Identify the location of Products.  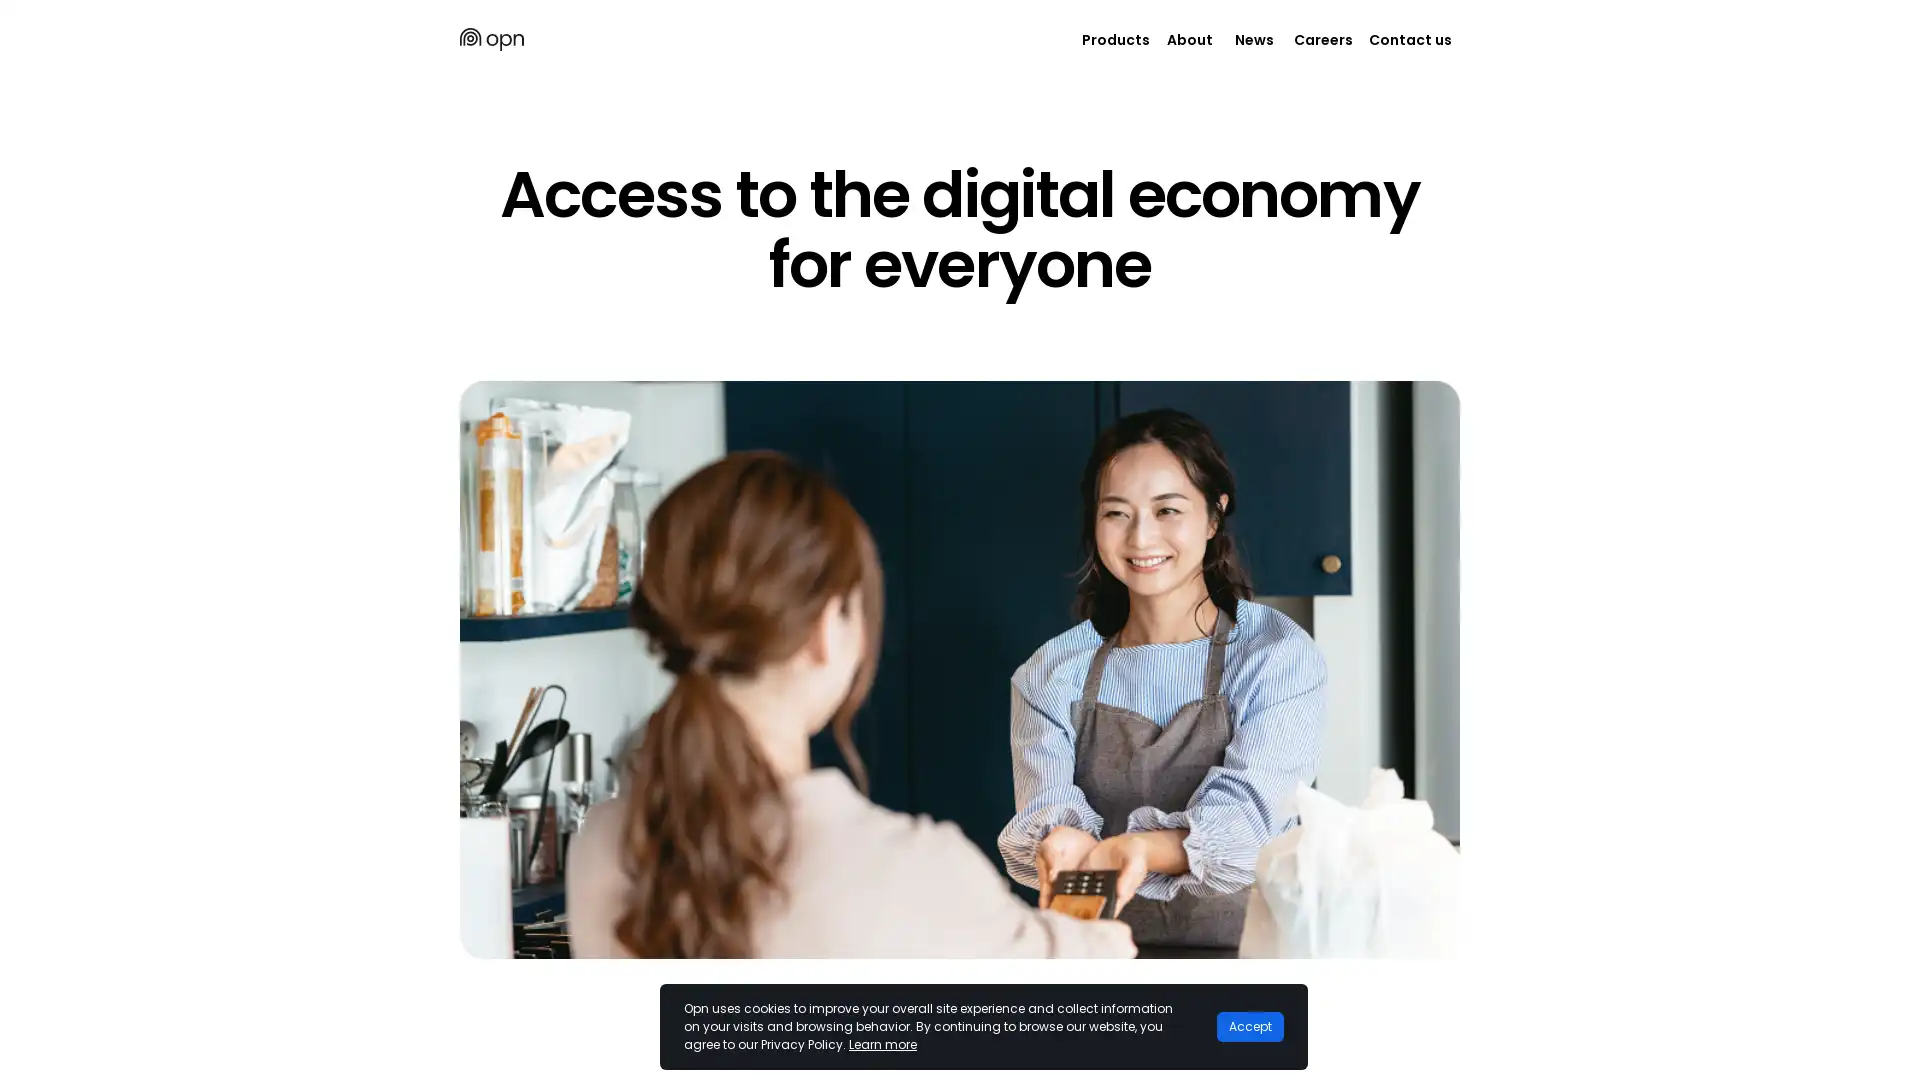
(1115, 39).